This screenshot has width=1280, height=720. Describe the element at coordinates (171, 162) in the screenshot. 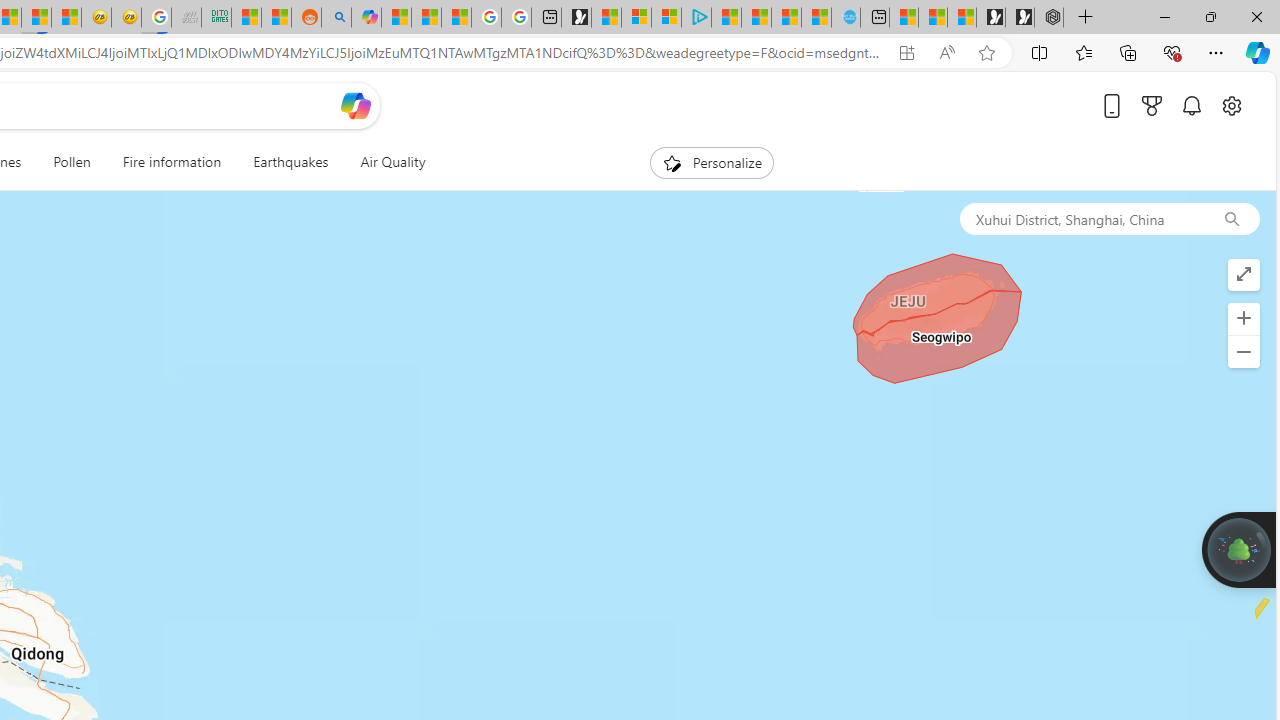

I see `'Fire information'` at that location.